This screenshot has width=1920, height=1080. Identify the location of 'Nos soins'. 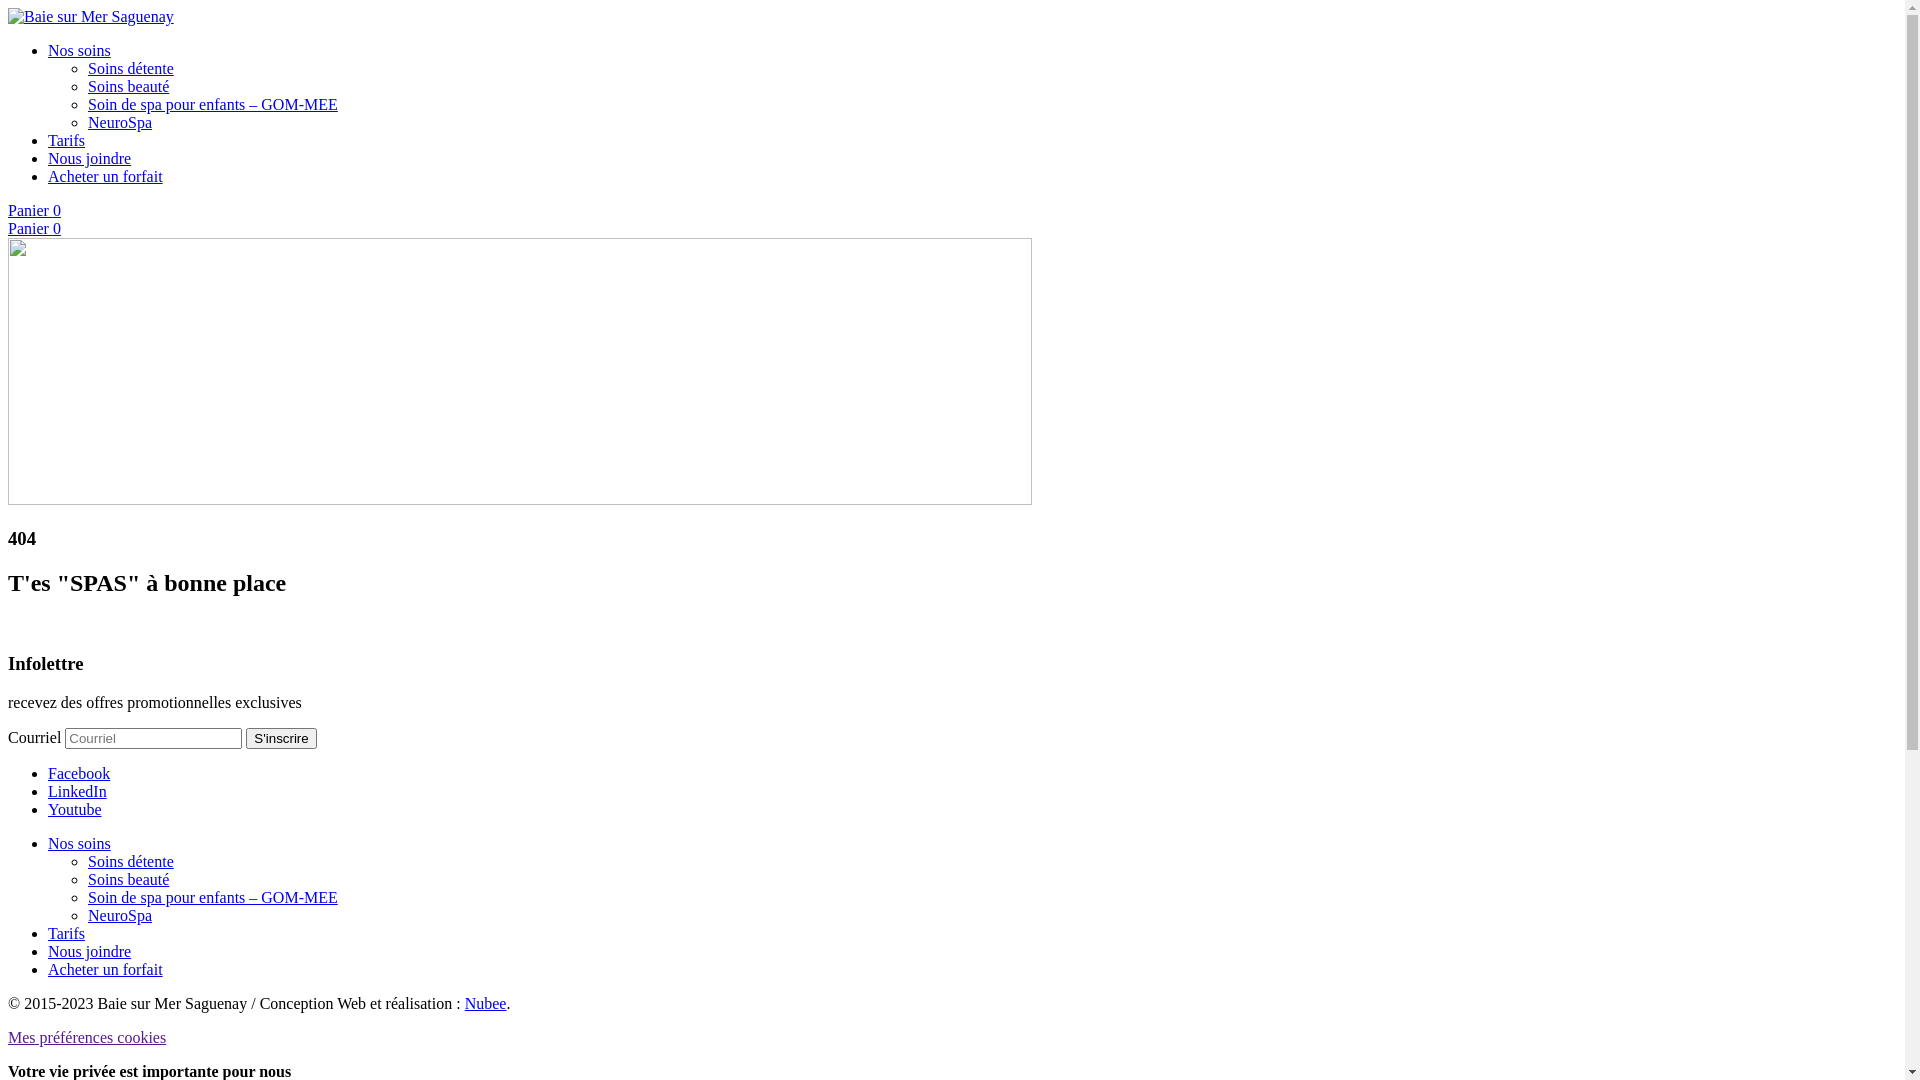
(79, 49).